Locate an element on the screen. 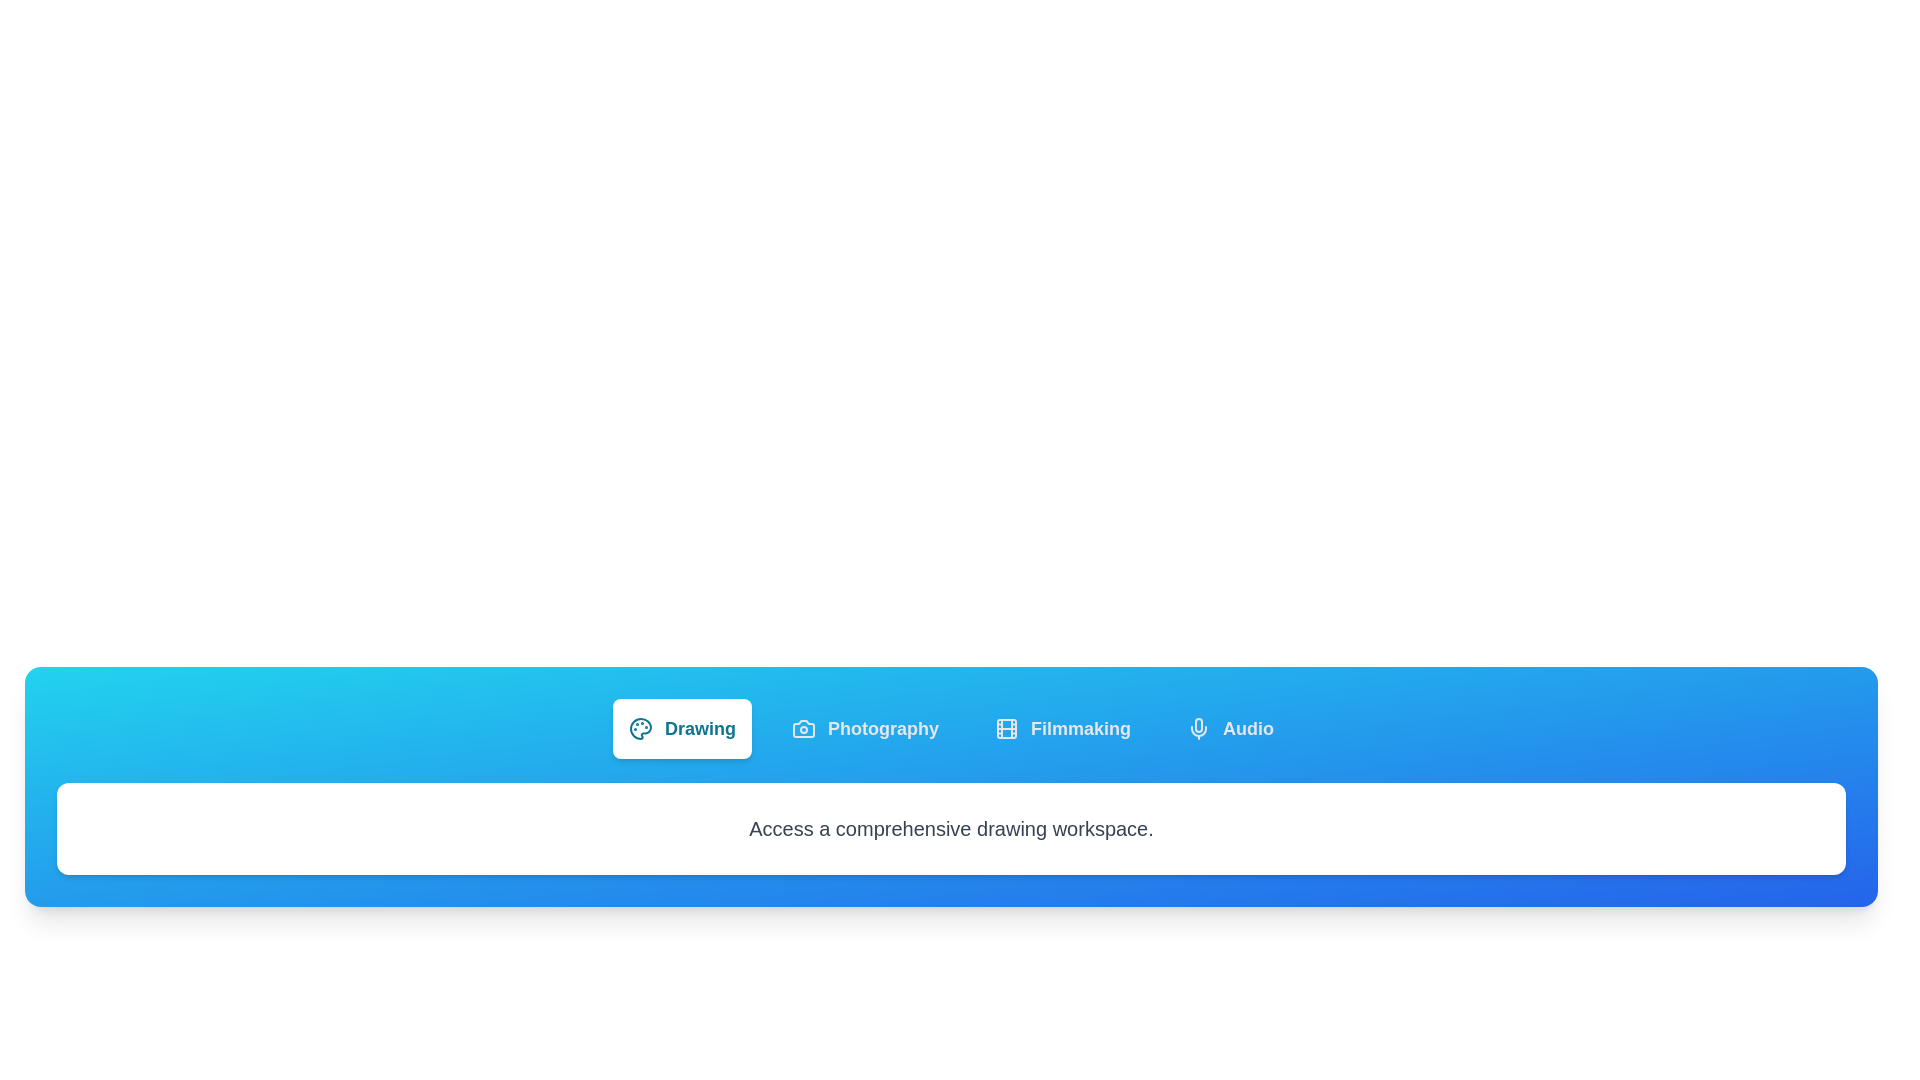  the tab labeled Audio to display its content is located at coordinates (1228, 729).